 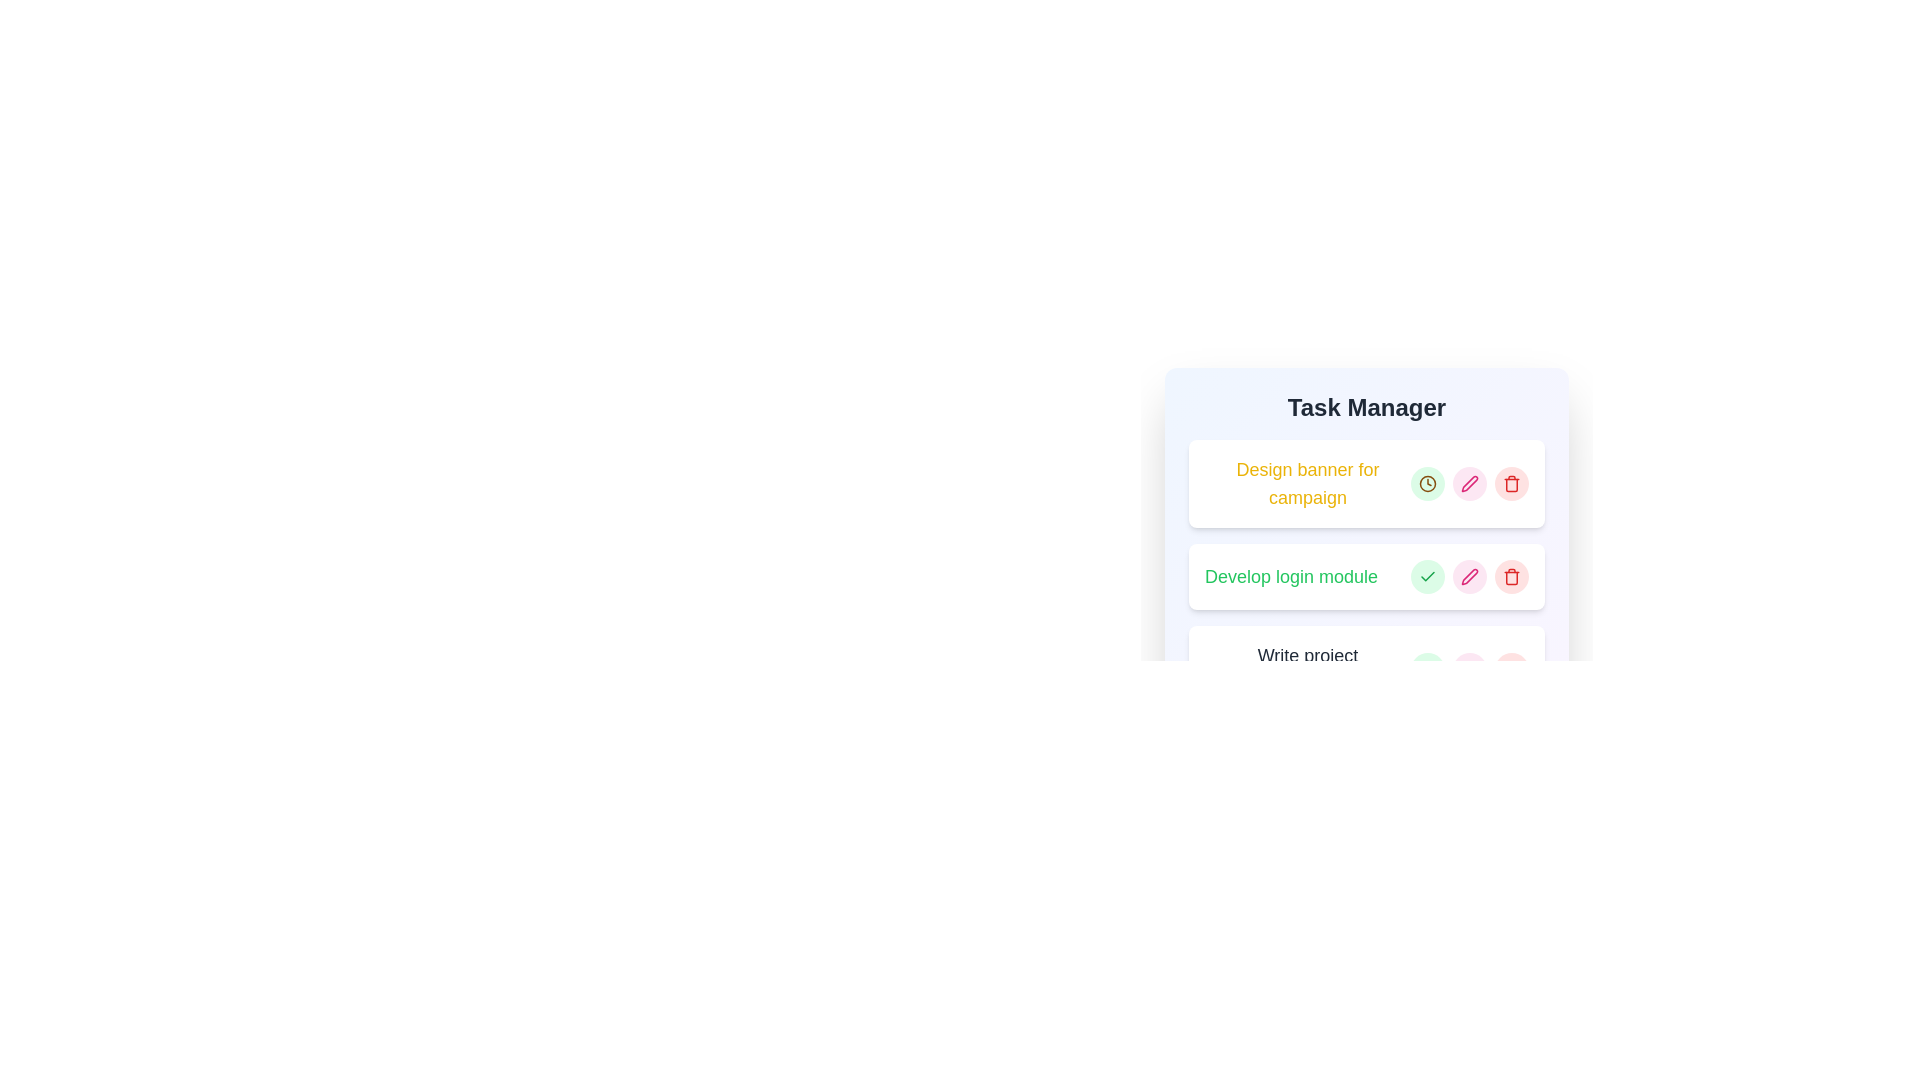 What do you see at coordinates (1512, 577) in the screenshot?
I see `the small trash icon button with a light red background located on the right side of the second task in the task list` at bounding box center [1512, 577].